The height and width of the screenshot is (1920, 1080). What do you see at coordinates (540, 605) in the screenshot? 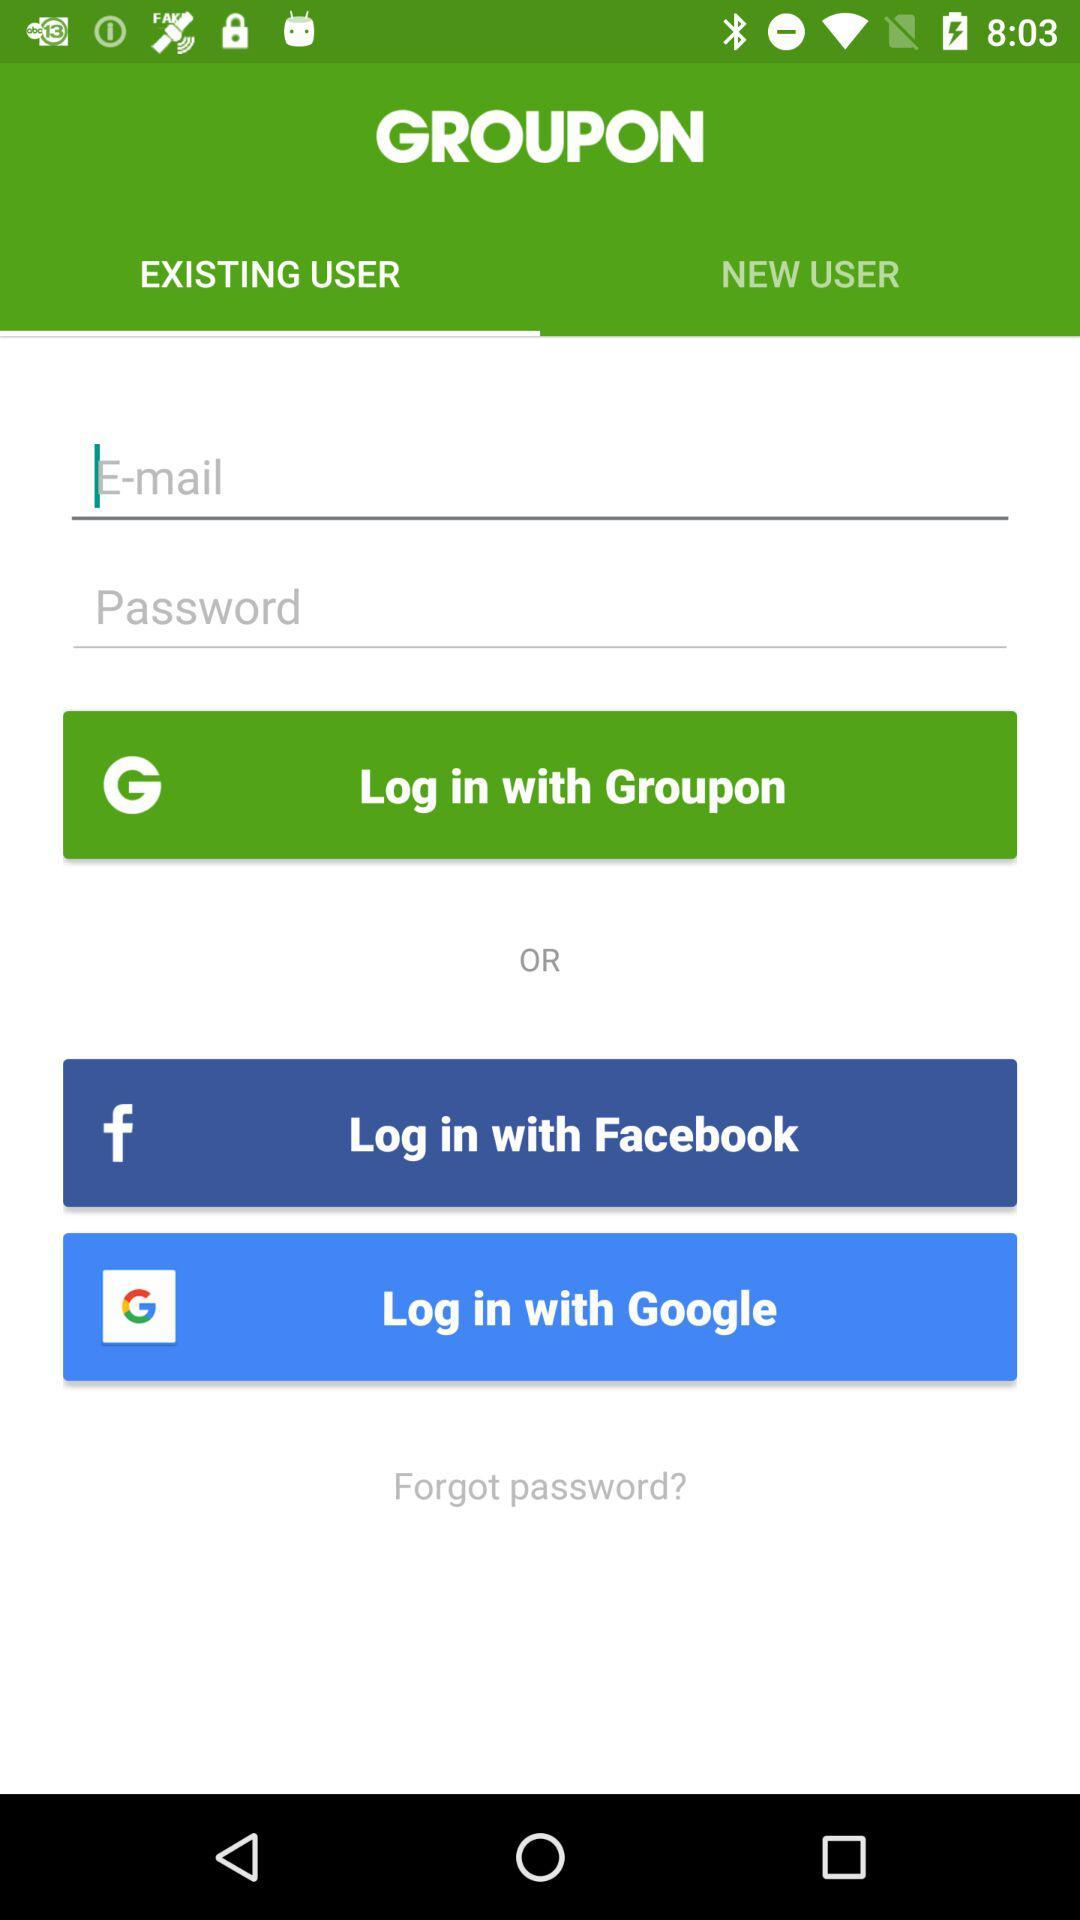
I see `password` at bounding box center [540, 605].